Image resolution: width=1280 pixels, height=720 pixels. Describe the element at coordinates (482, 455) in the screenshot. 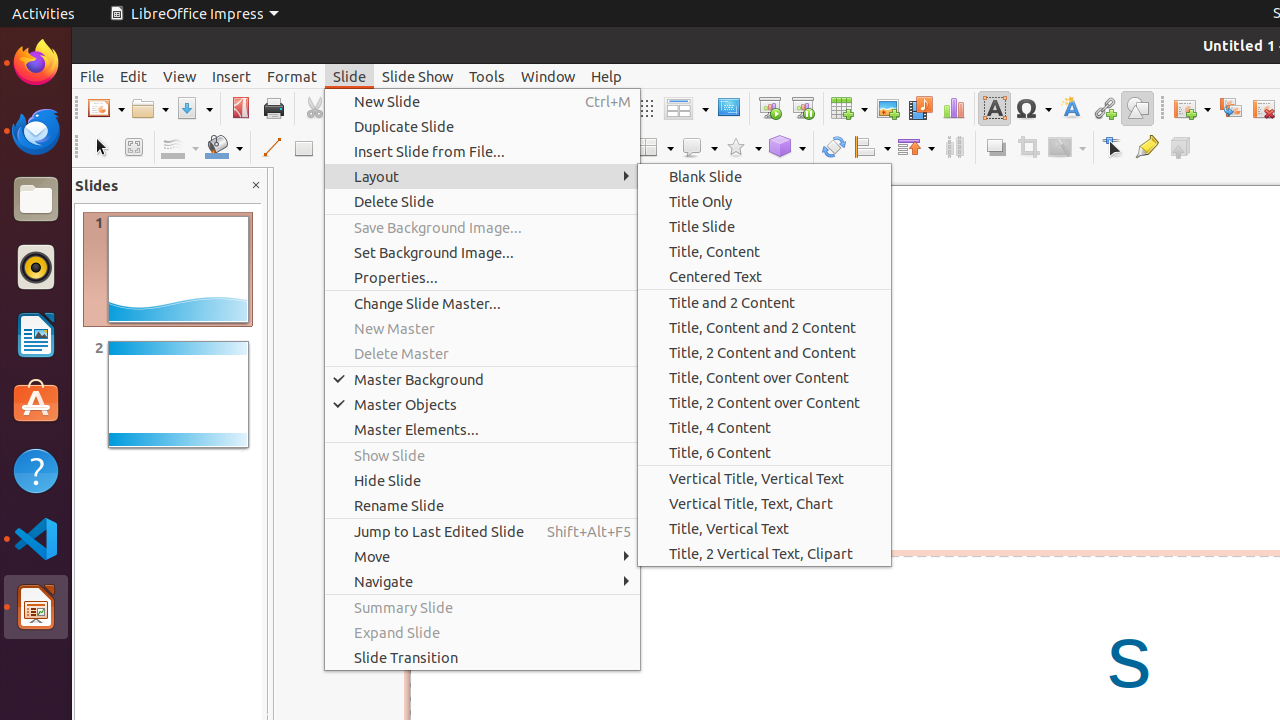

I see `'Show Slide'` at that location.